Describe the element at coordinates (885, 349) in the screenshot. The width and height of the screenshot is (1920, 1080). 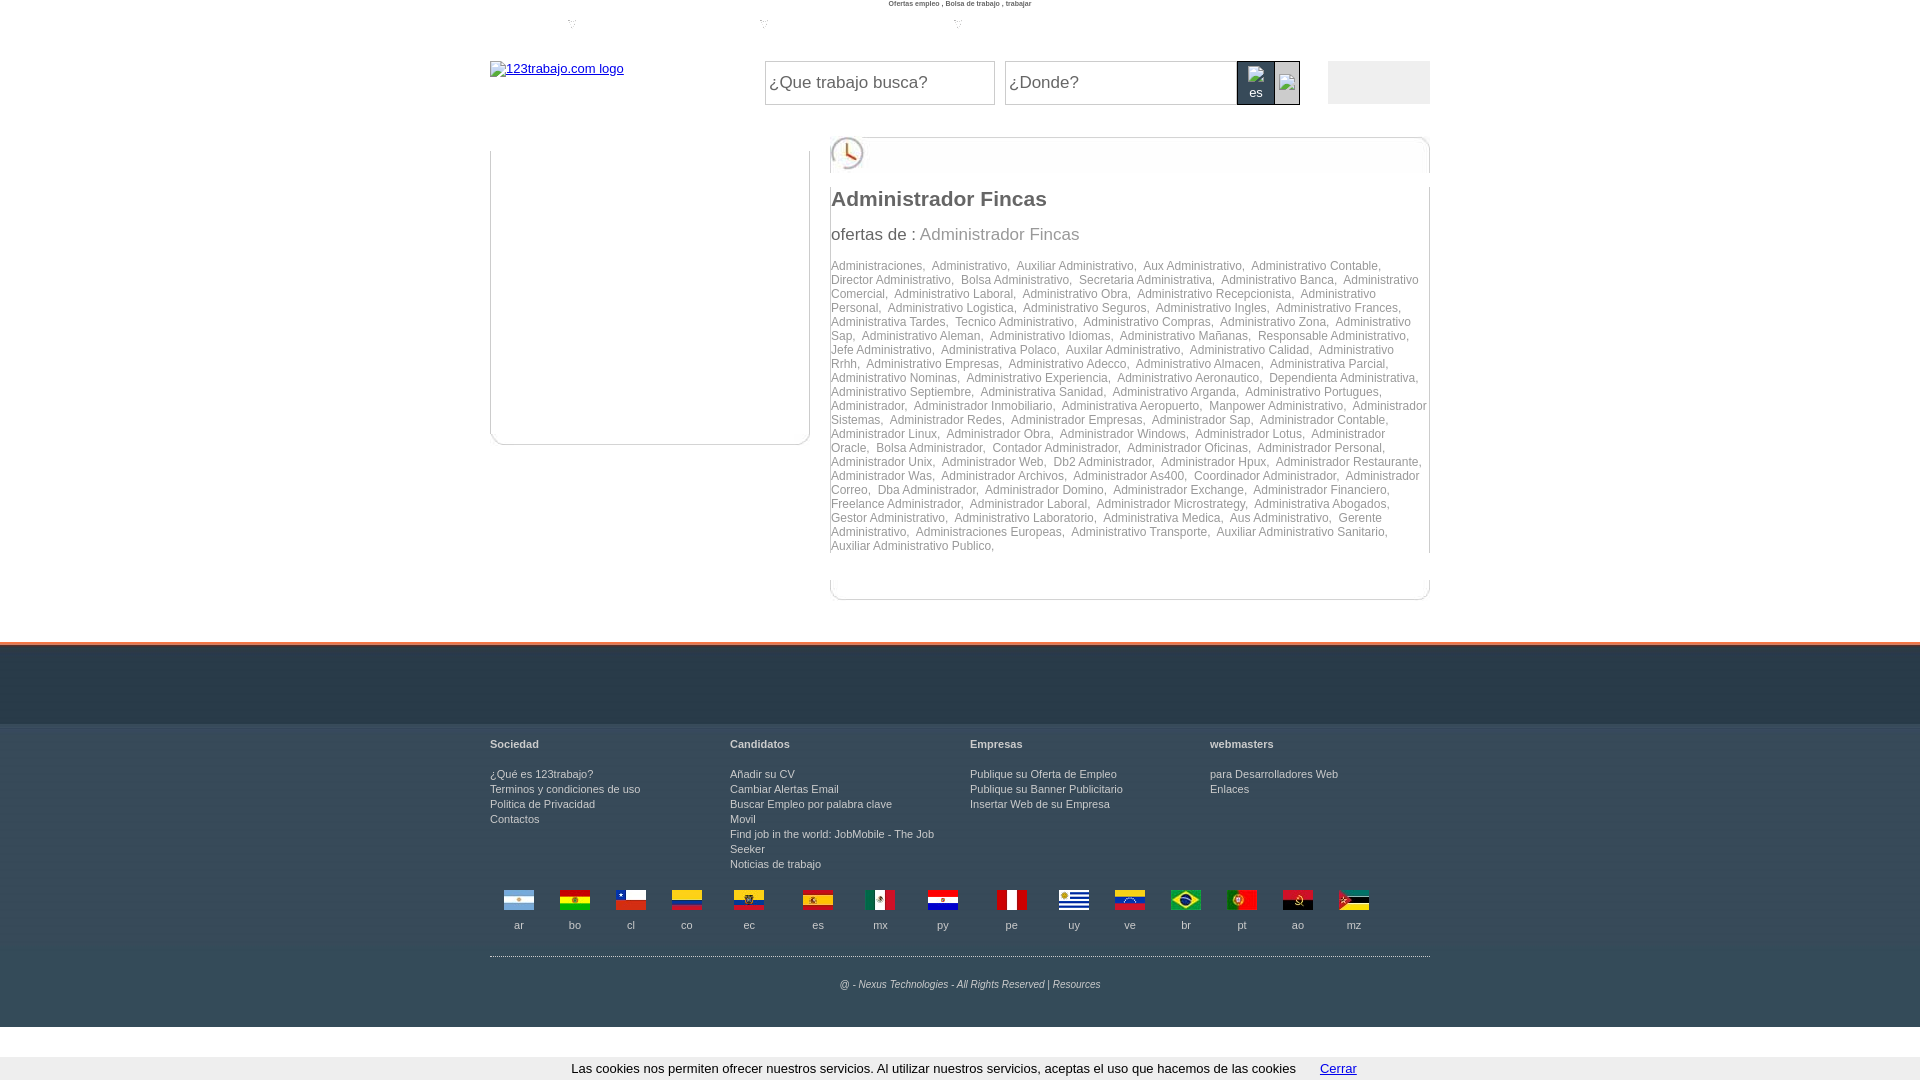
I see `'Jefe Administrativo, '` at that location.